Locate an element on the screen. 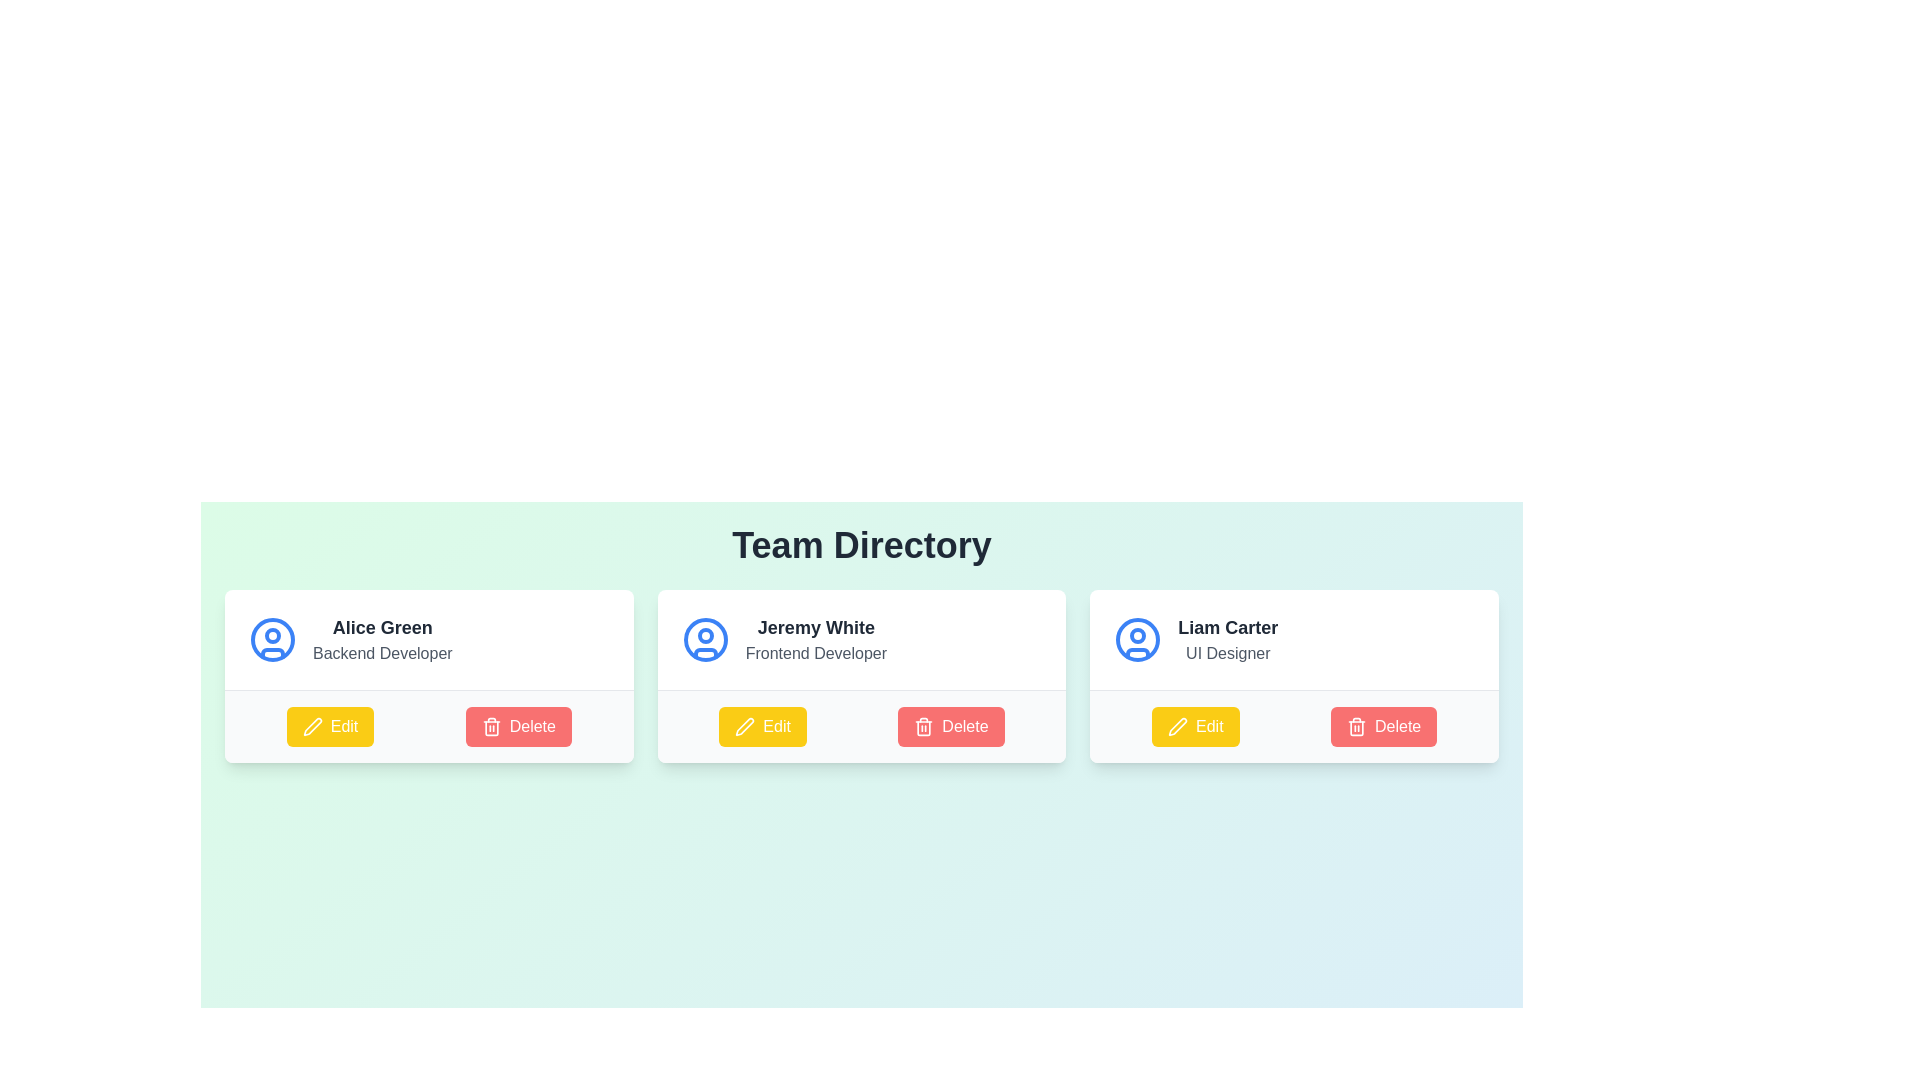  the circular user silhouette icon, styled in blue with a white background, located in the top-left corner of the card next to the text 'Alice Green' and 'Backend Developer' is located at coordinates (272, 640).